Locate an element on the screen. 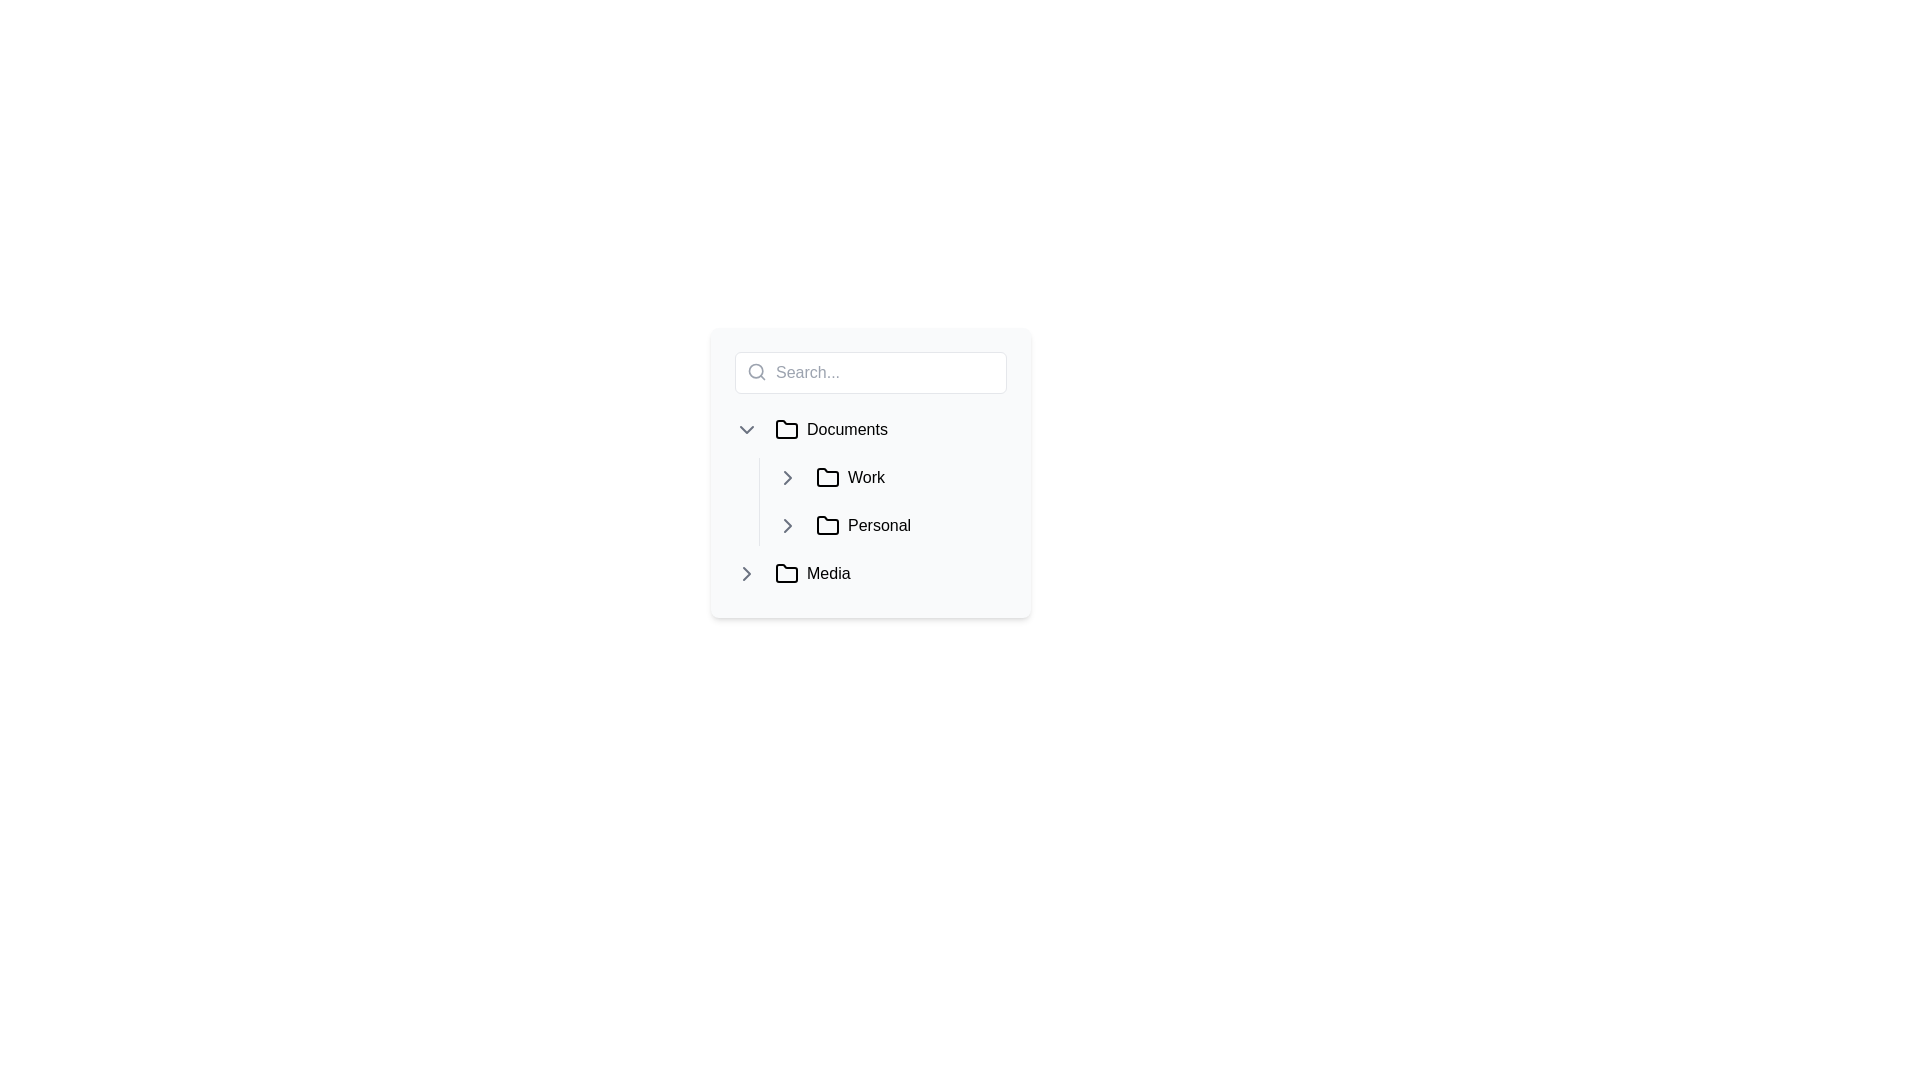 The width and height of the screenshot is (1920, 1080). the 'Work' folder in the hierarchical navigation menu is located at coordinates (870, 478).